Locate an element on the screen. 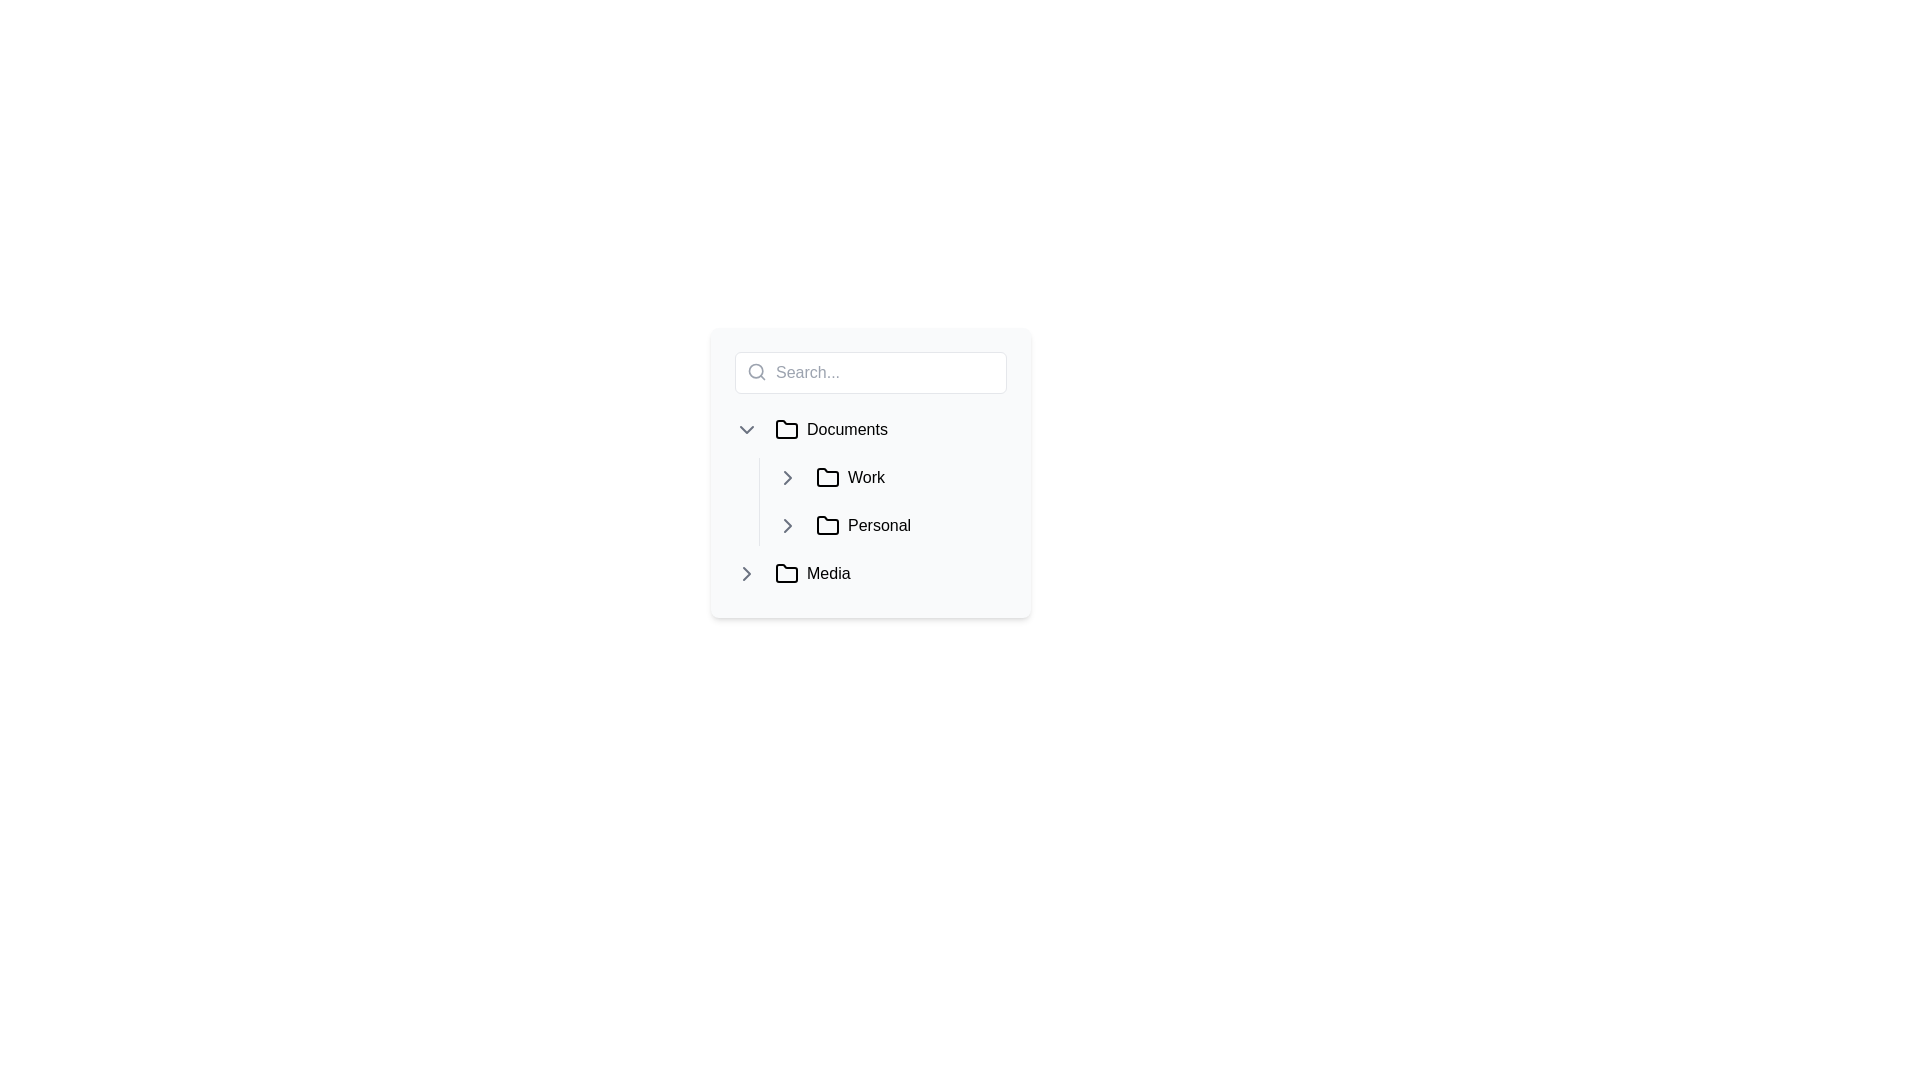 The width and height of the screenshot is (1920, 1080). the 'Work' folder in the hierarchical navigation menu is located at coordinates (870, 478).